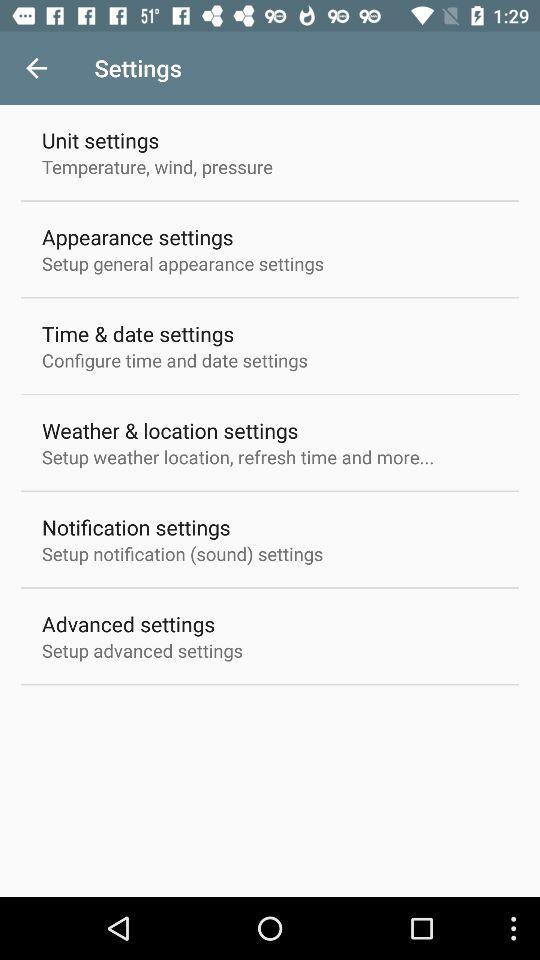 Image resolution: width=540 pixels, height=960 pixels. I want to click on the icon above unit settings, so click(36, 68).